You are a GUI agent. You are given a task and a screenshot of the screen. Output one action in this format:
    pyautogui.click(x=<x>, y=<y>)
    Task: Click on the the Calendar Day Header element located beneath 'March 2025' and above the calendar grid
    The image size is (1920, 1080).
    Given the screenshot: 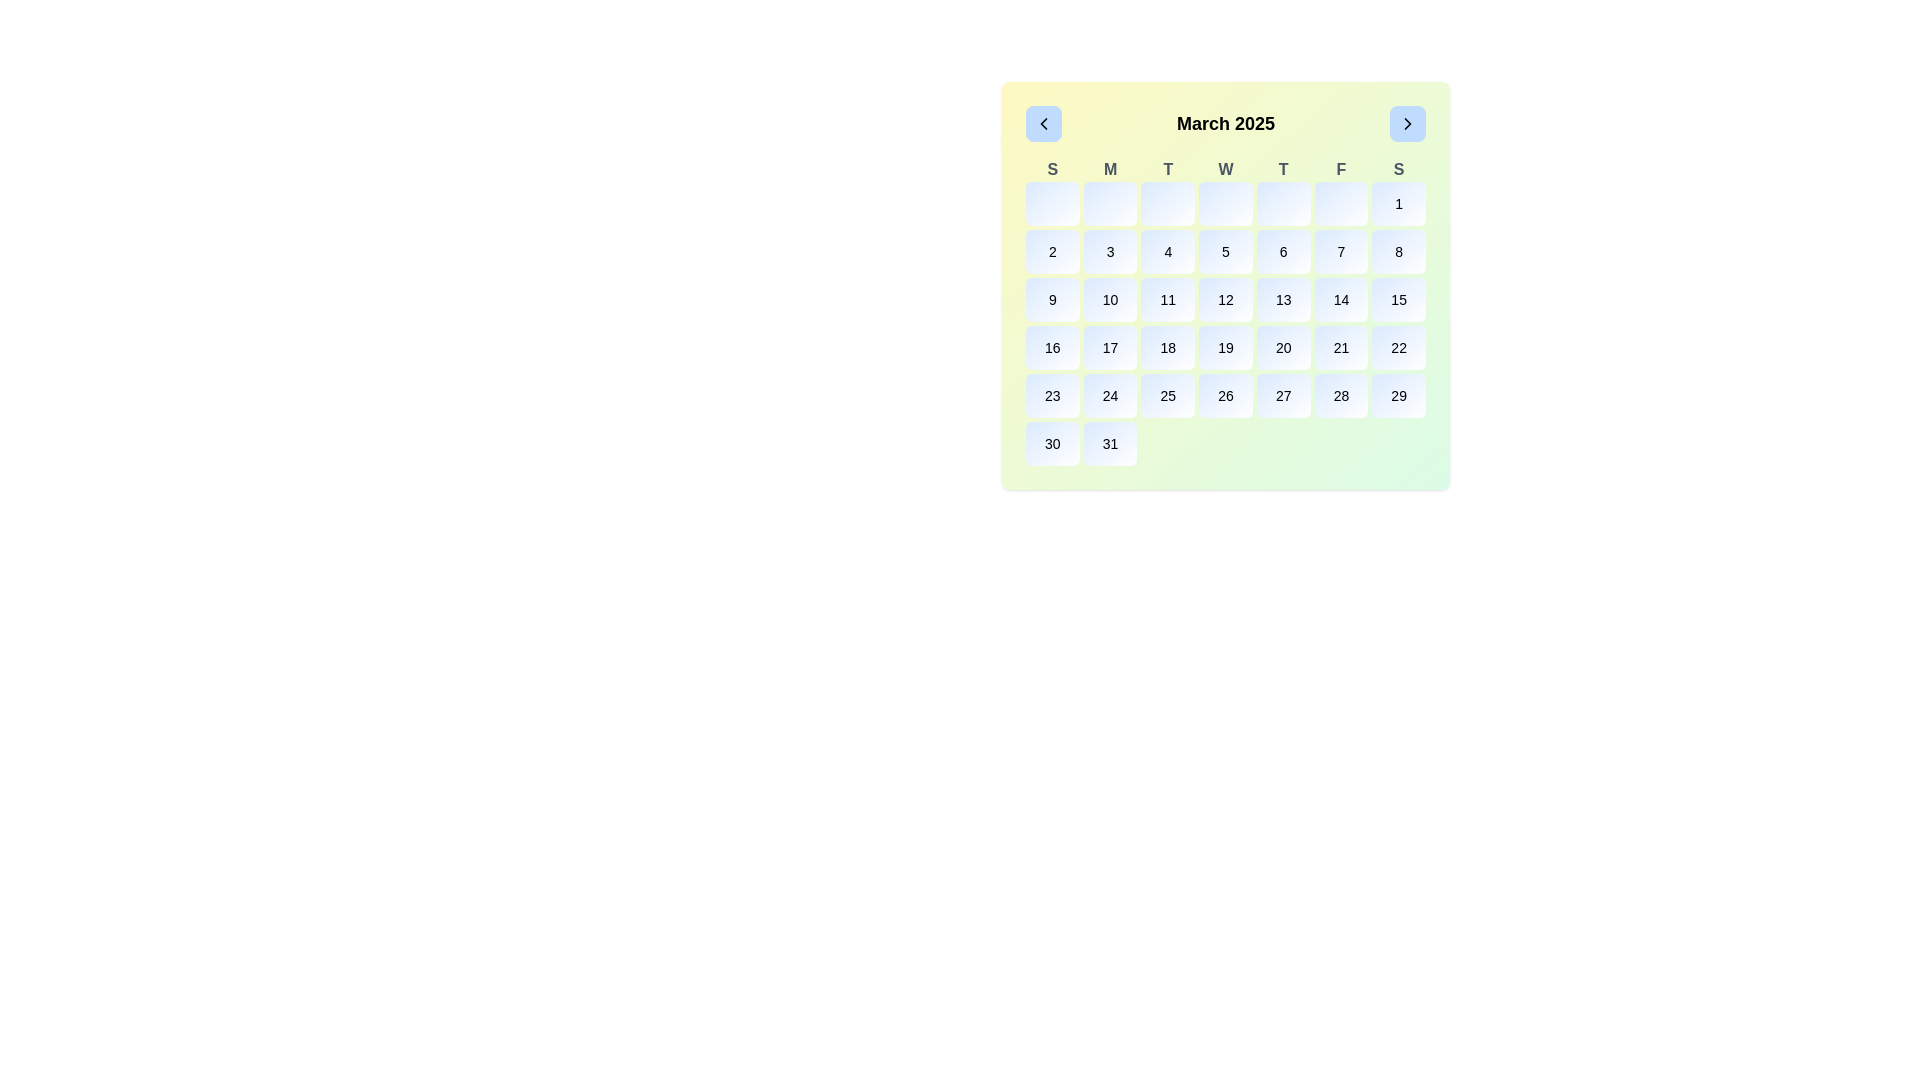 What is the action you would take?
    pyautogui.click(x=1224, y=168)
    